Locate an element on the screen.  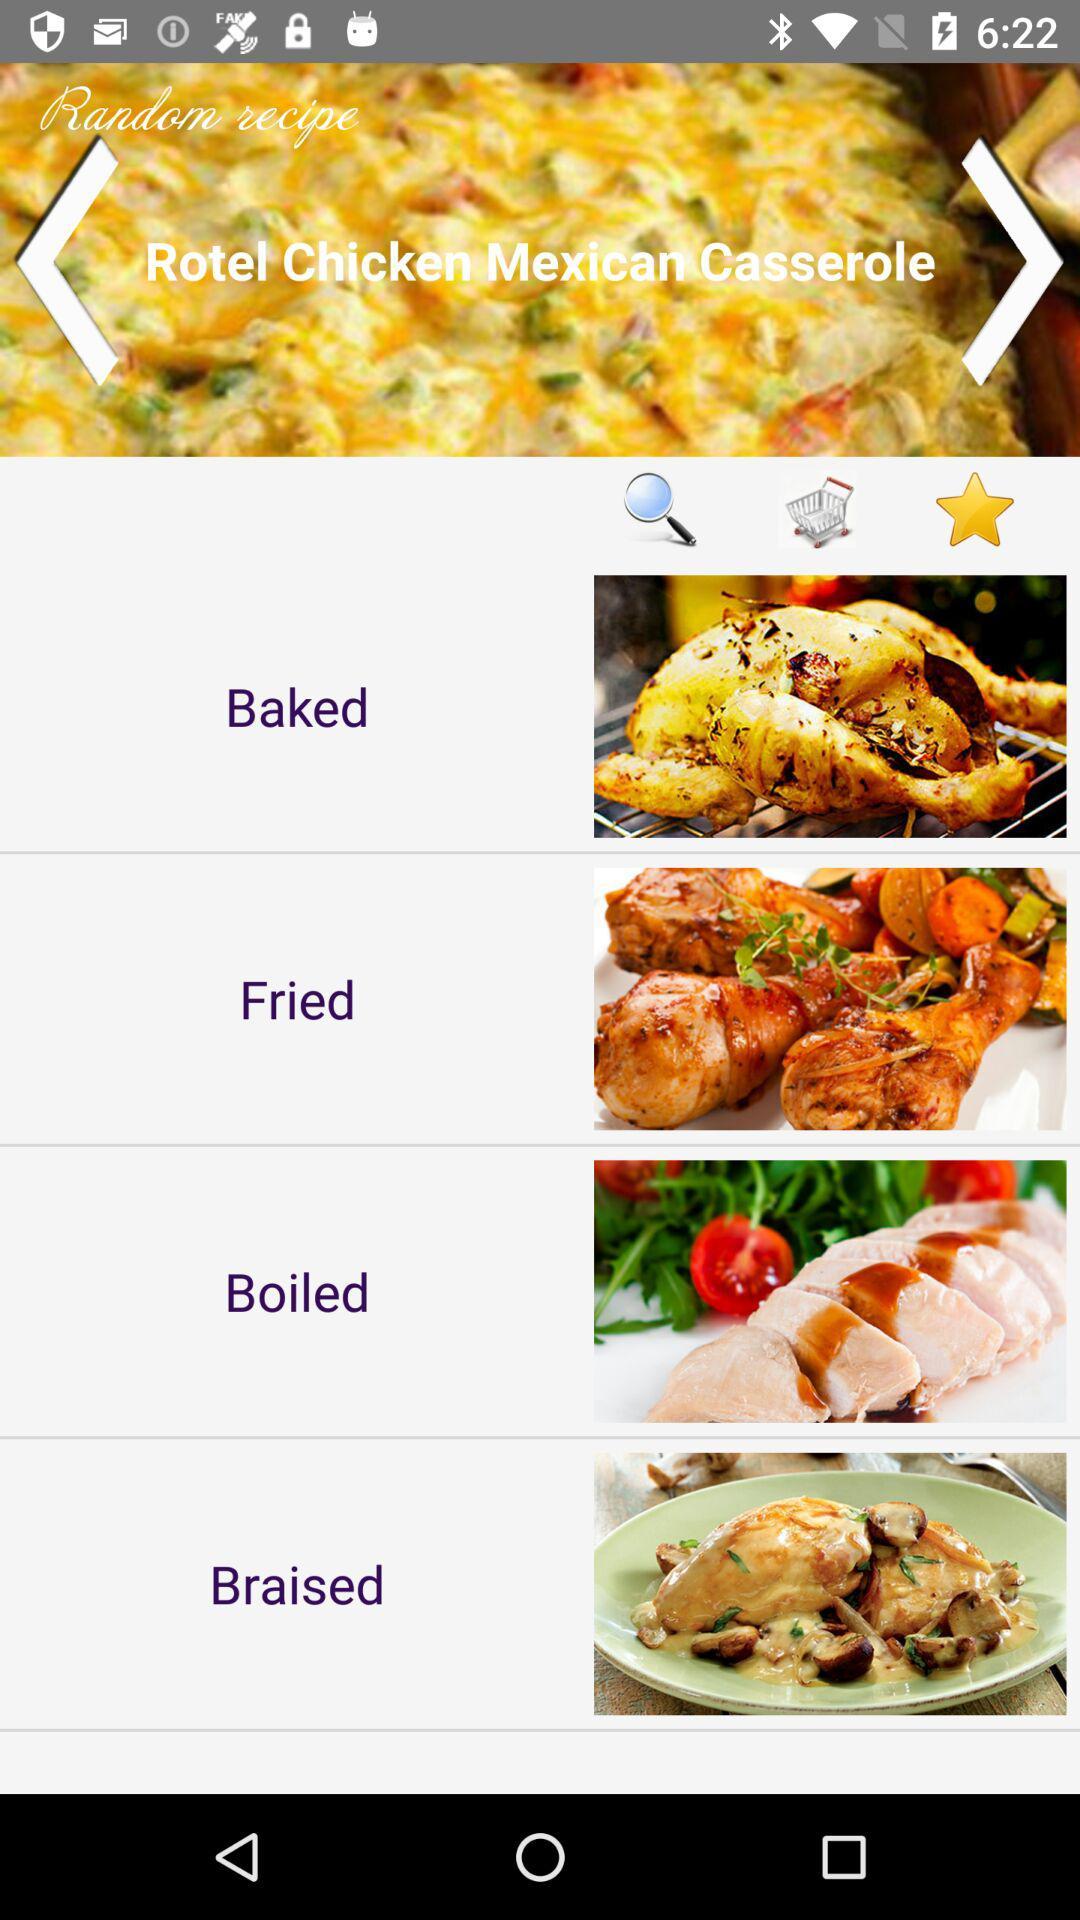
cart is located at coordinates (817, 509).